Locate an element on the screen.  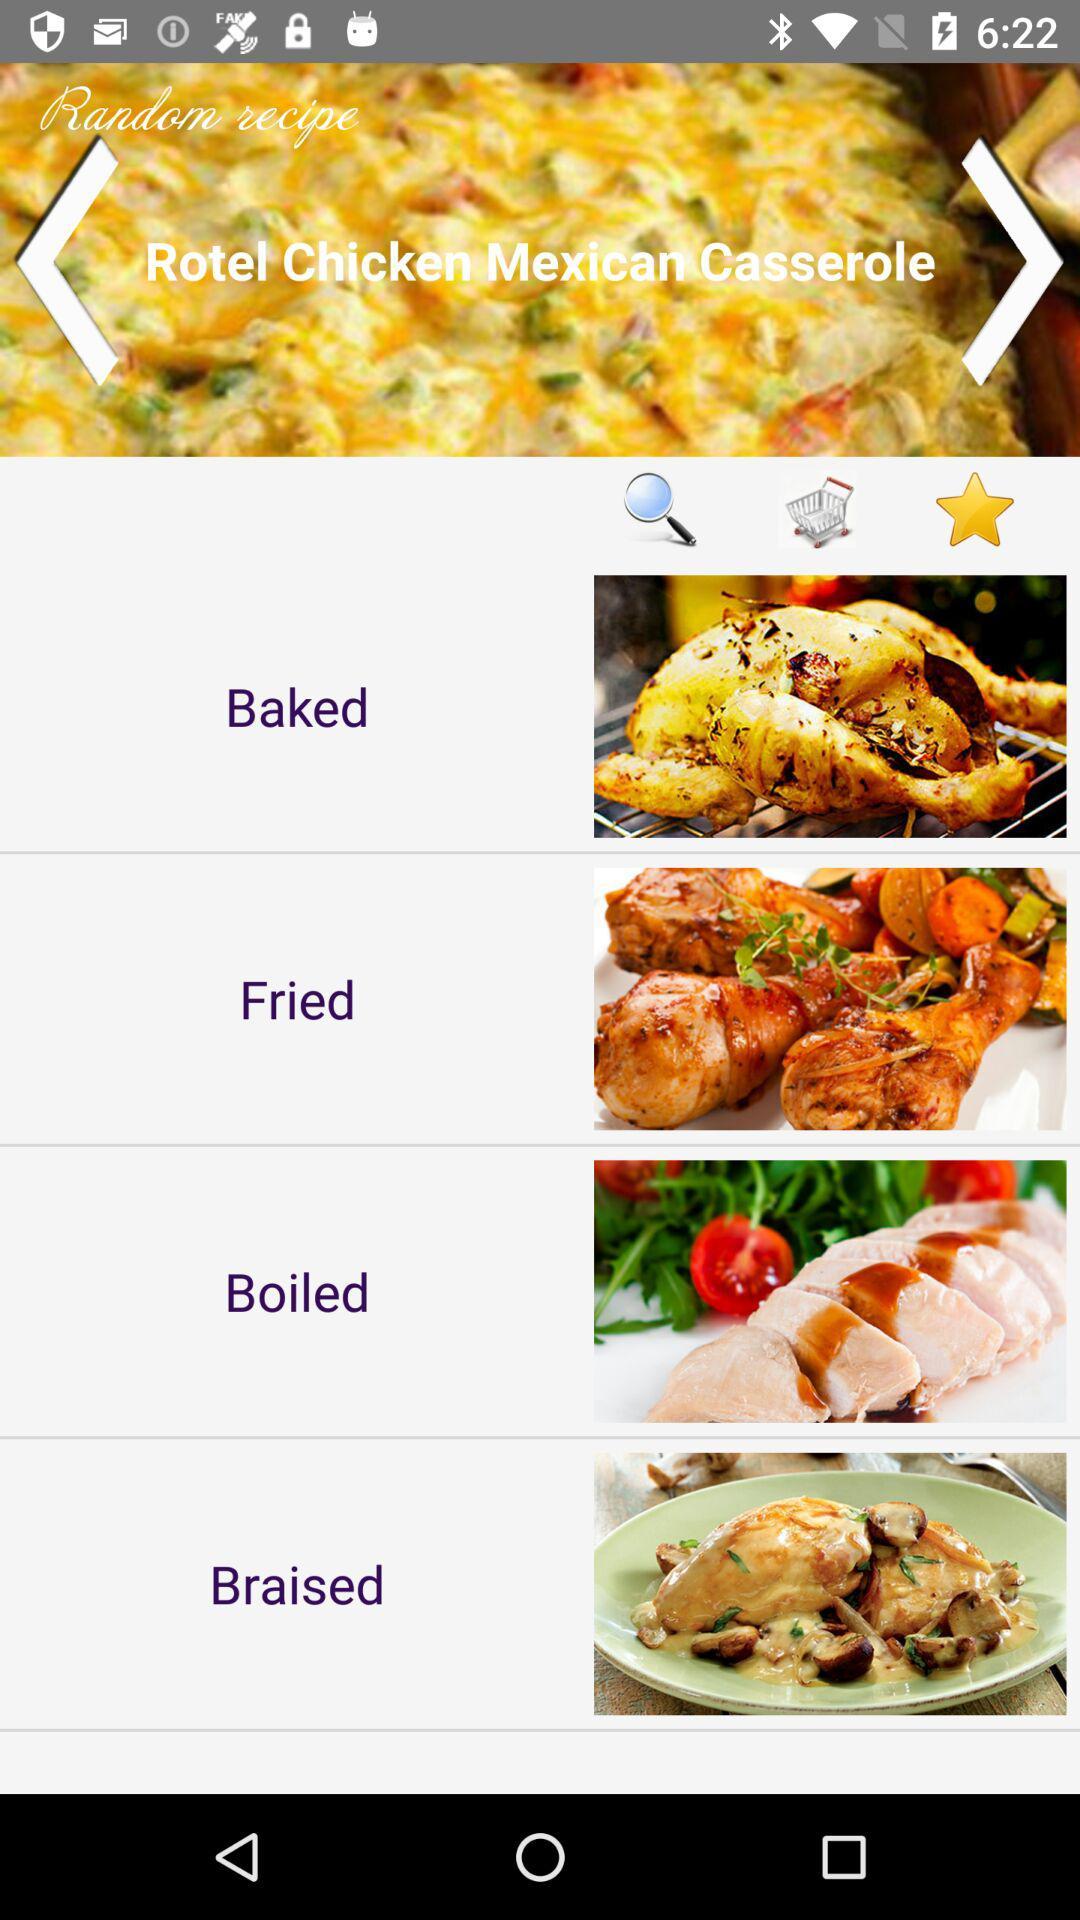
cart is located at coordinates (817, 509).